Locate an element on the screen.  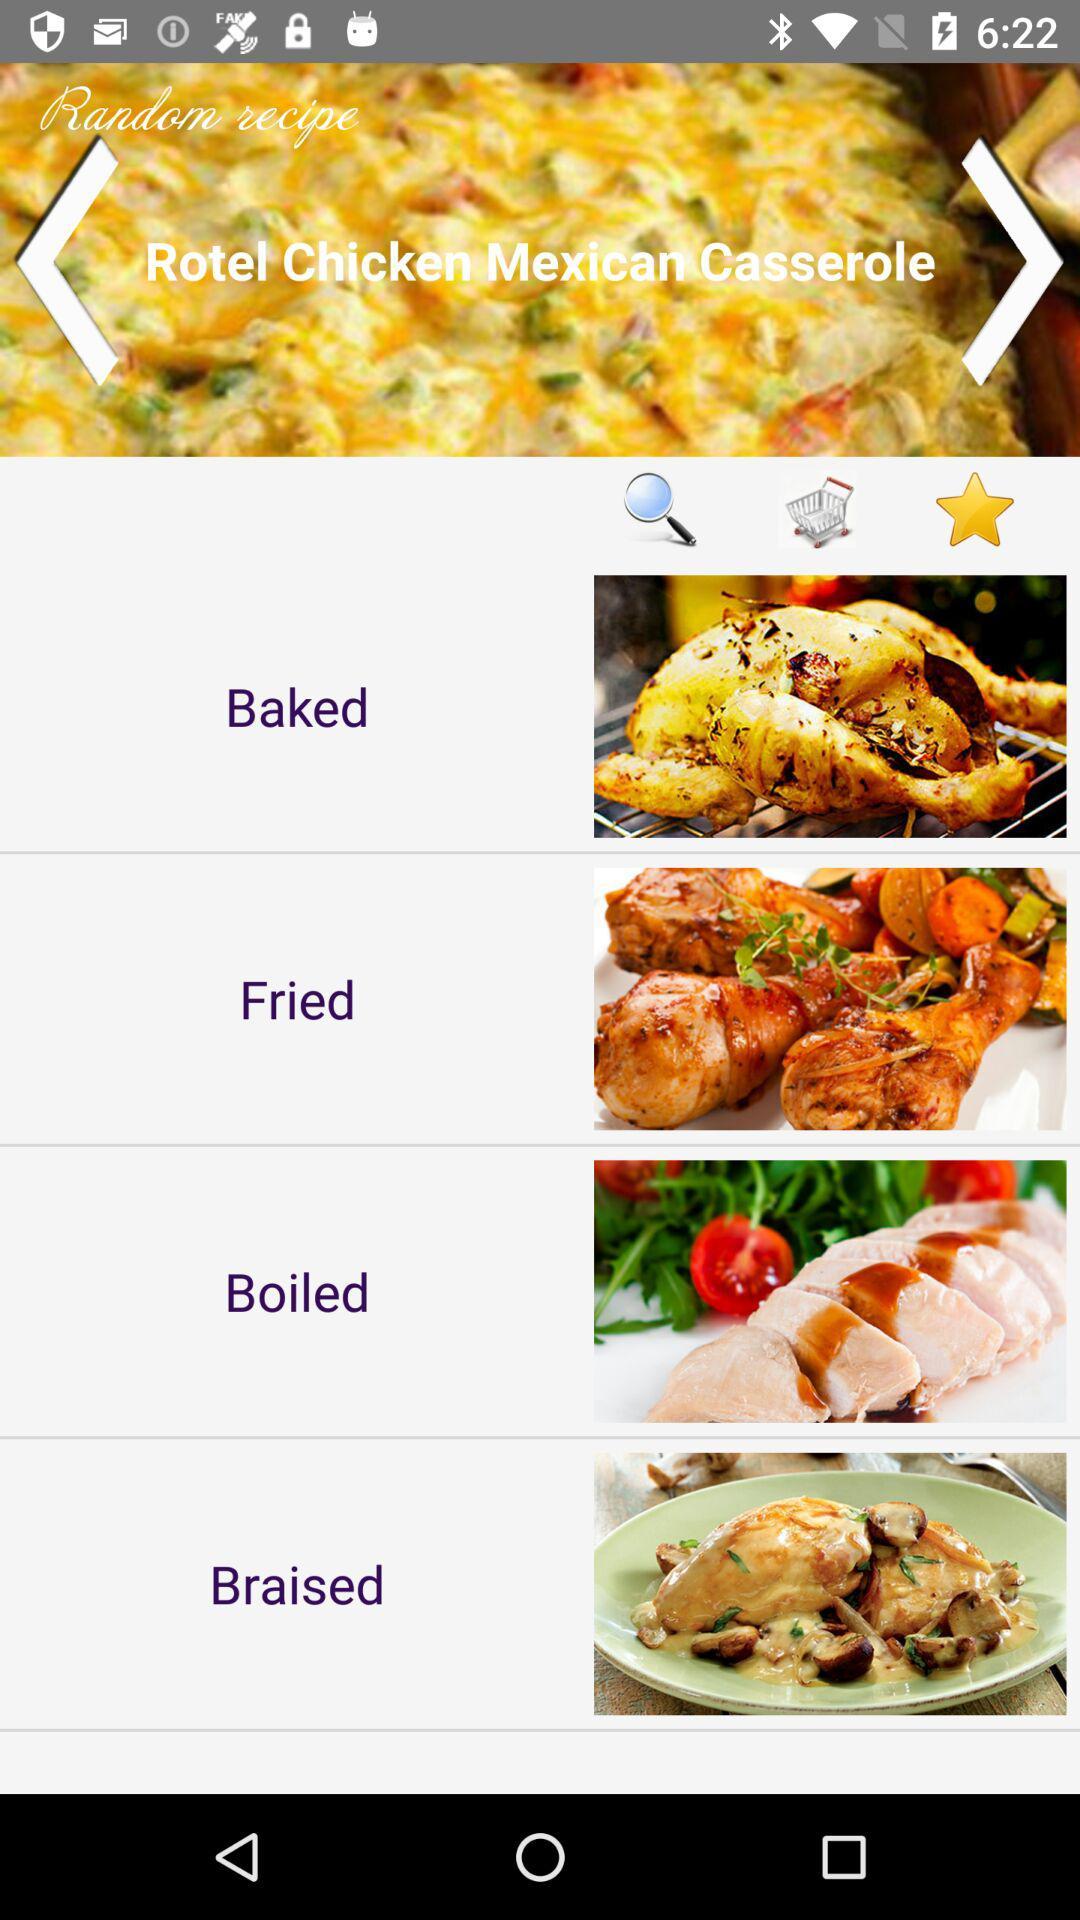
cart is located at coordinates (817, 509).